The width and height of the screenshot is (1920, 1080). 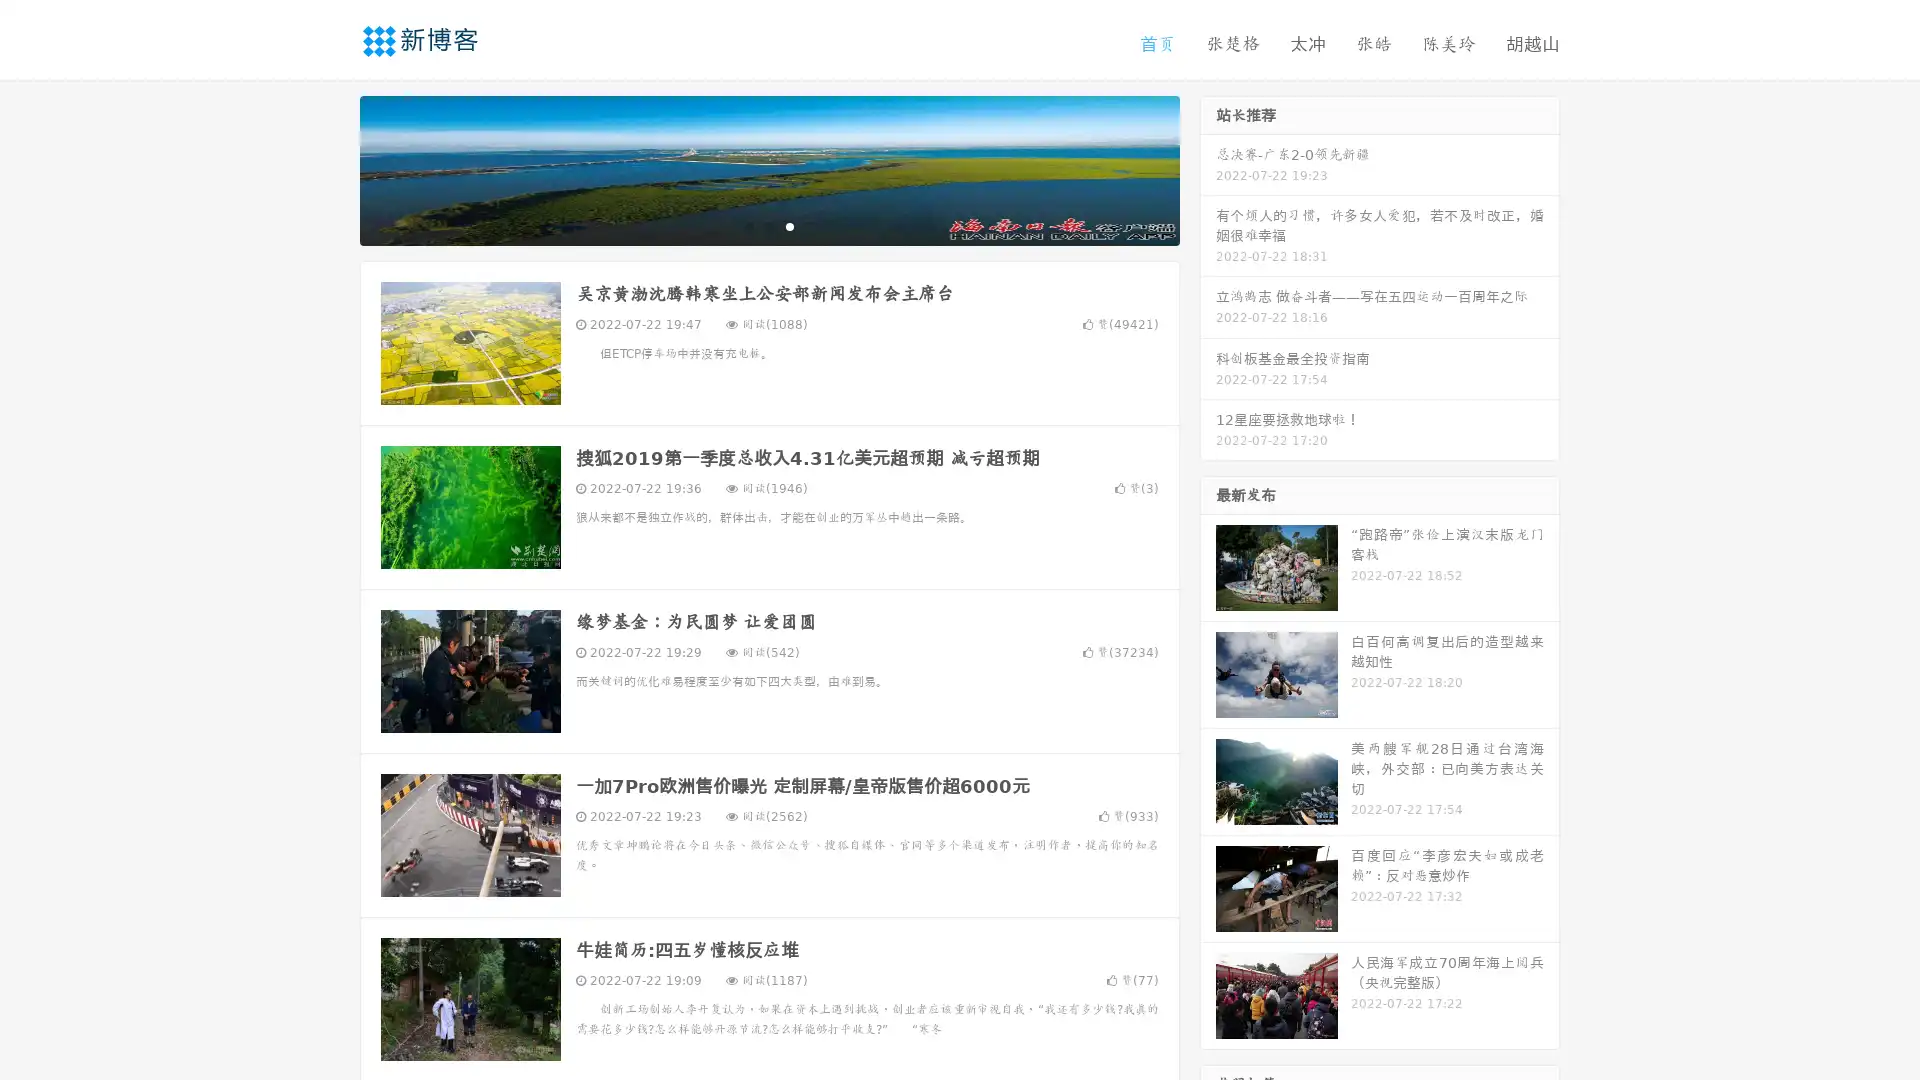 What do you see at coordinates (789, 225) in the screenshot?
I see `Go to slide 3` at bounding box center [789, 225].